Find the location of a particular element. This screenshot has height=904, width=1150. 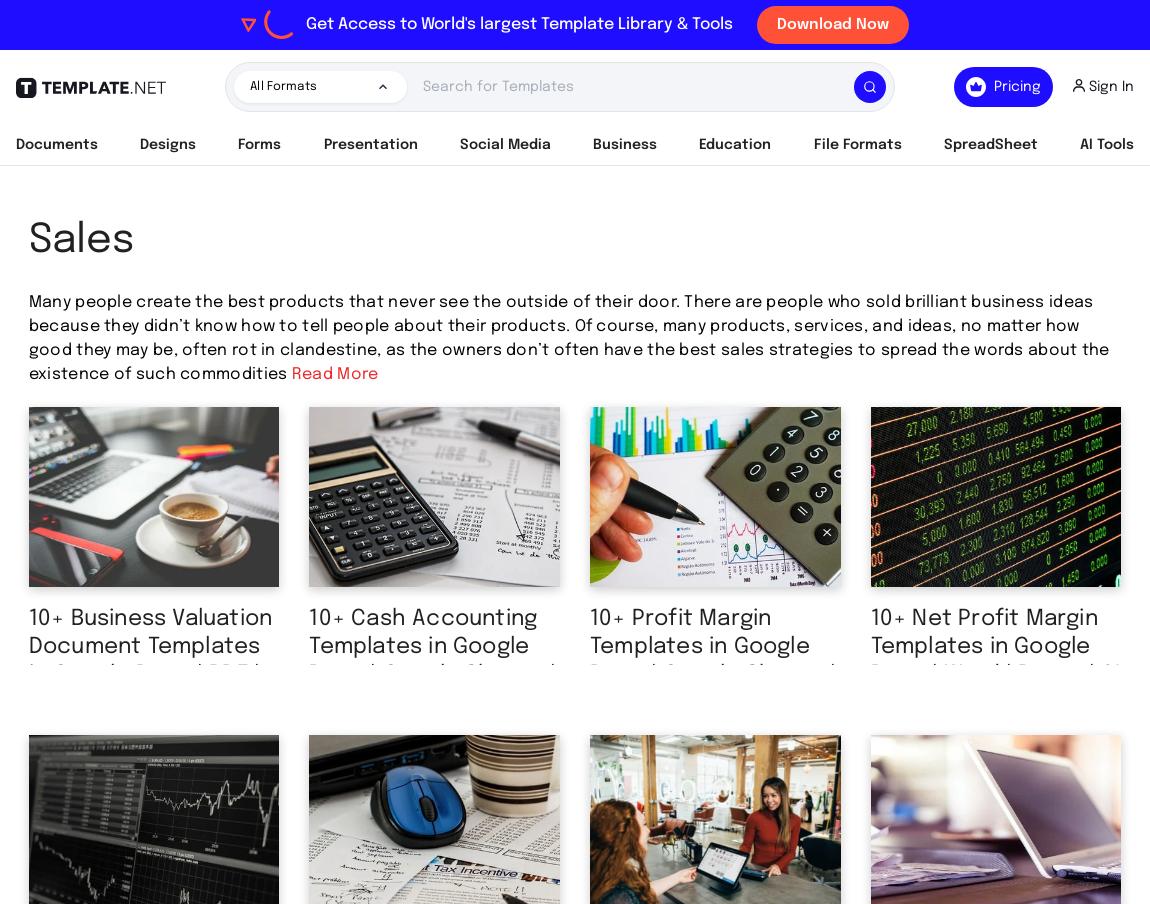

'Education' is located at coordinates (733, 144).